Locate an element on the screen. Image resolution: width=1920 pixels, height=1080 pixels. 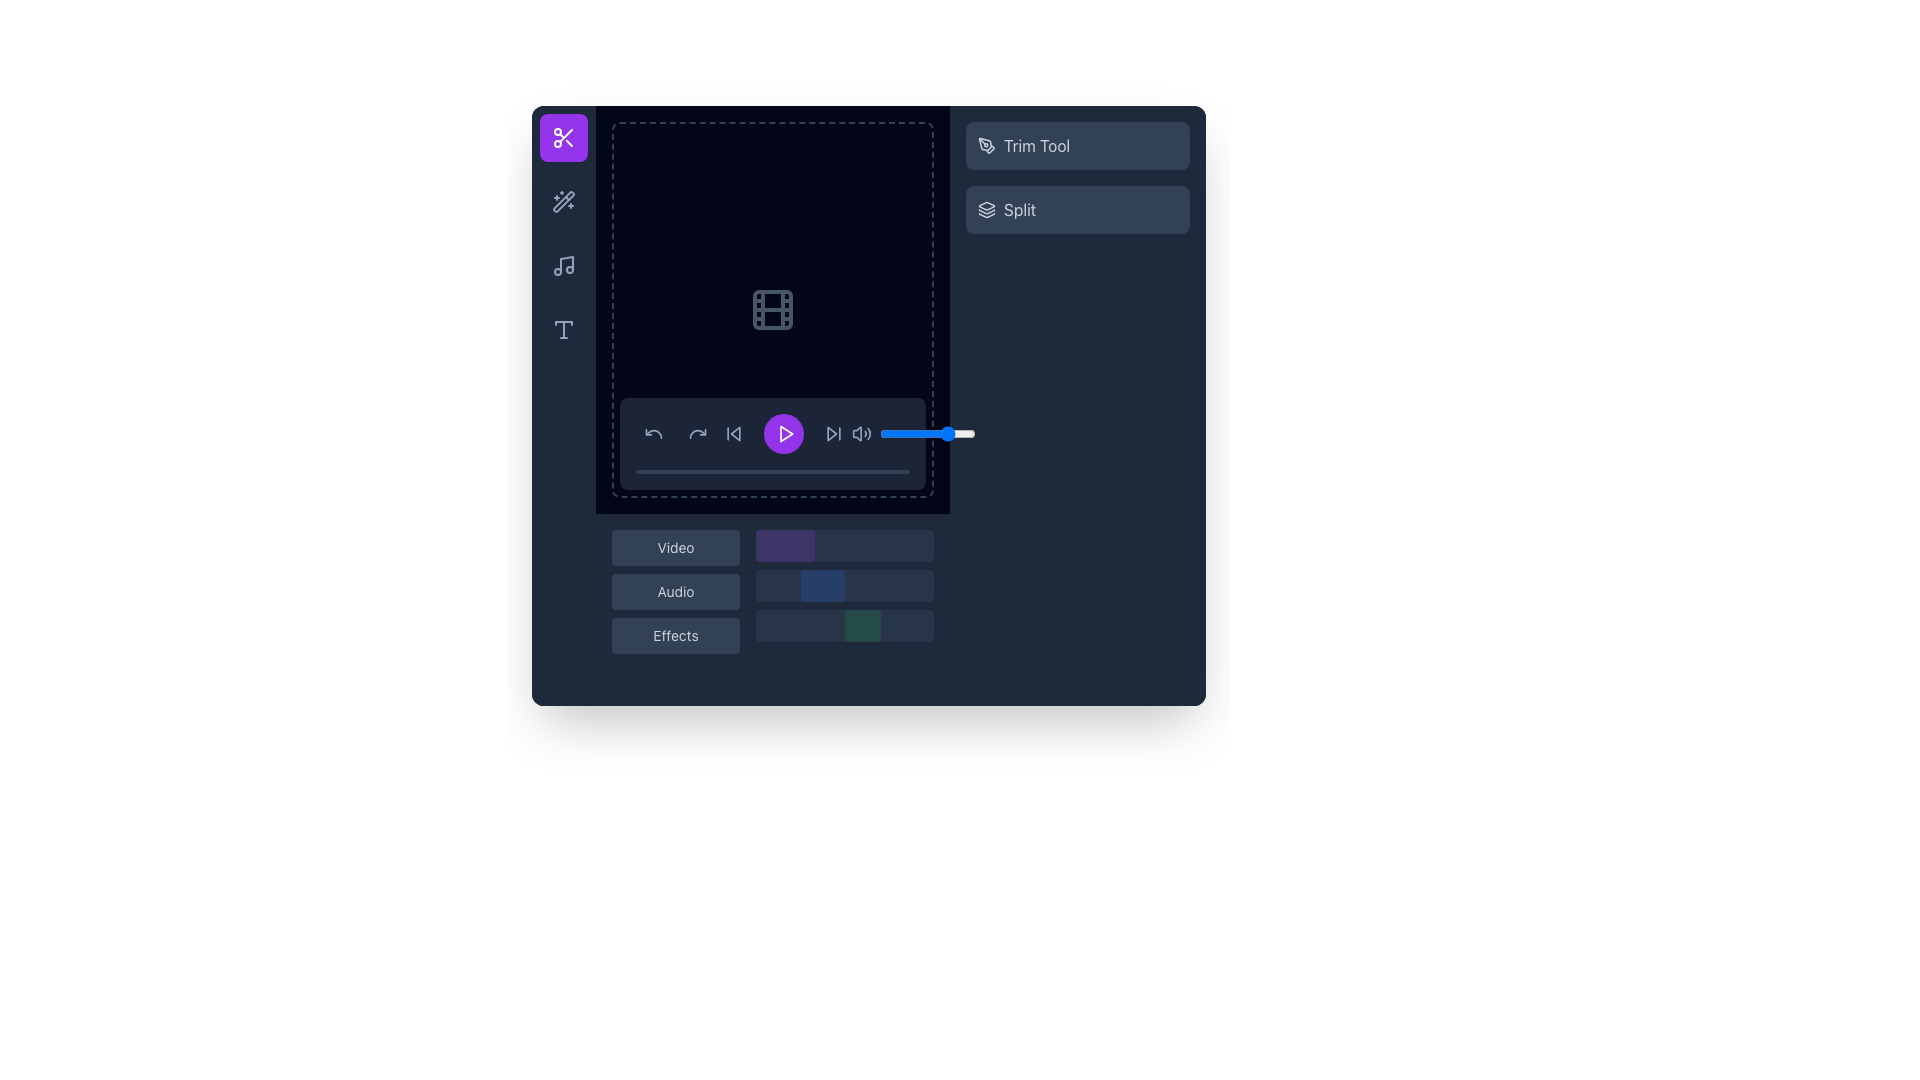
the slider value is located at coordinates (972, 433).